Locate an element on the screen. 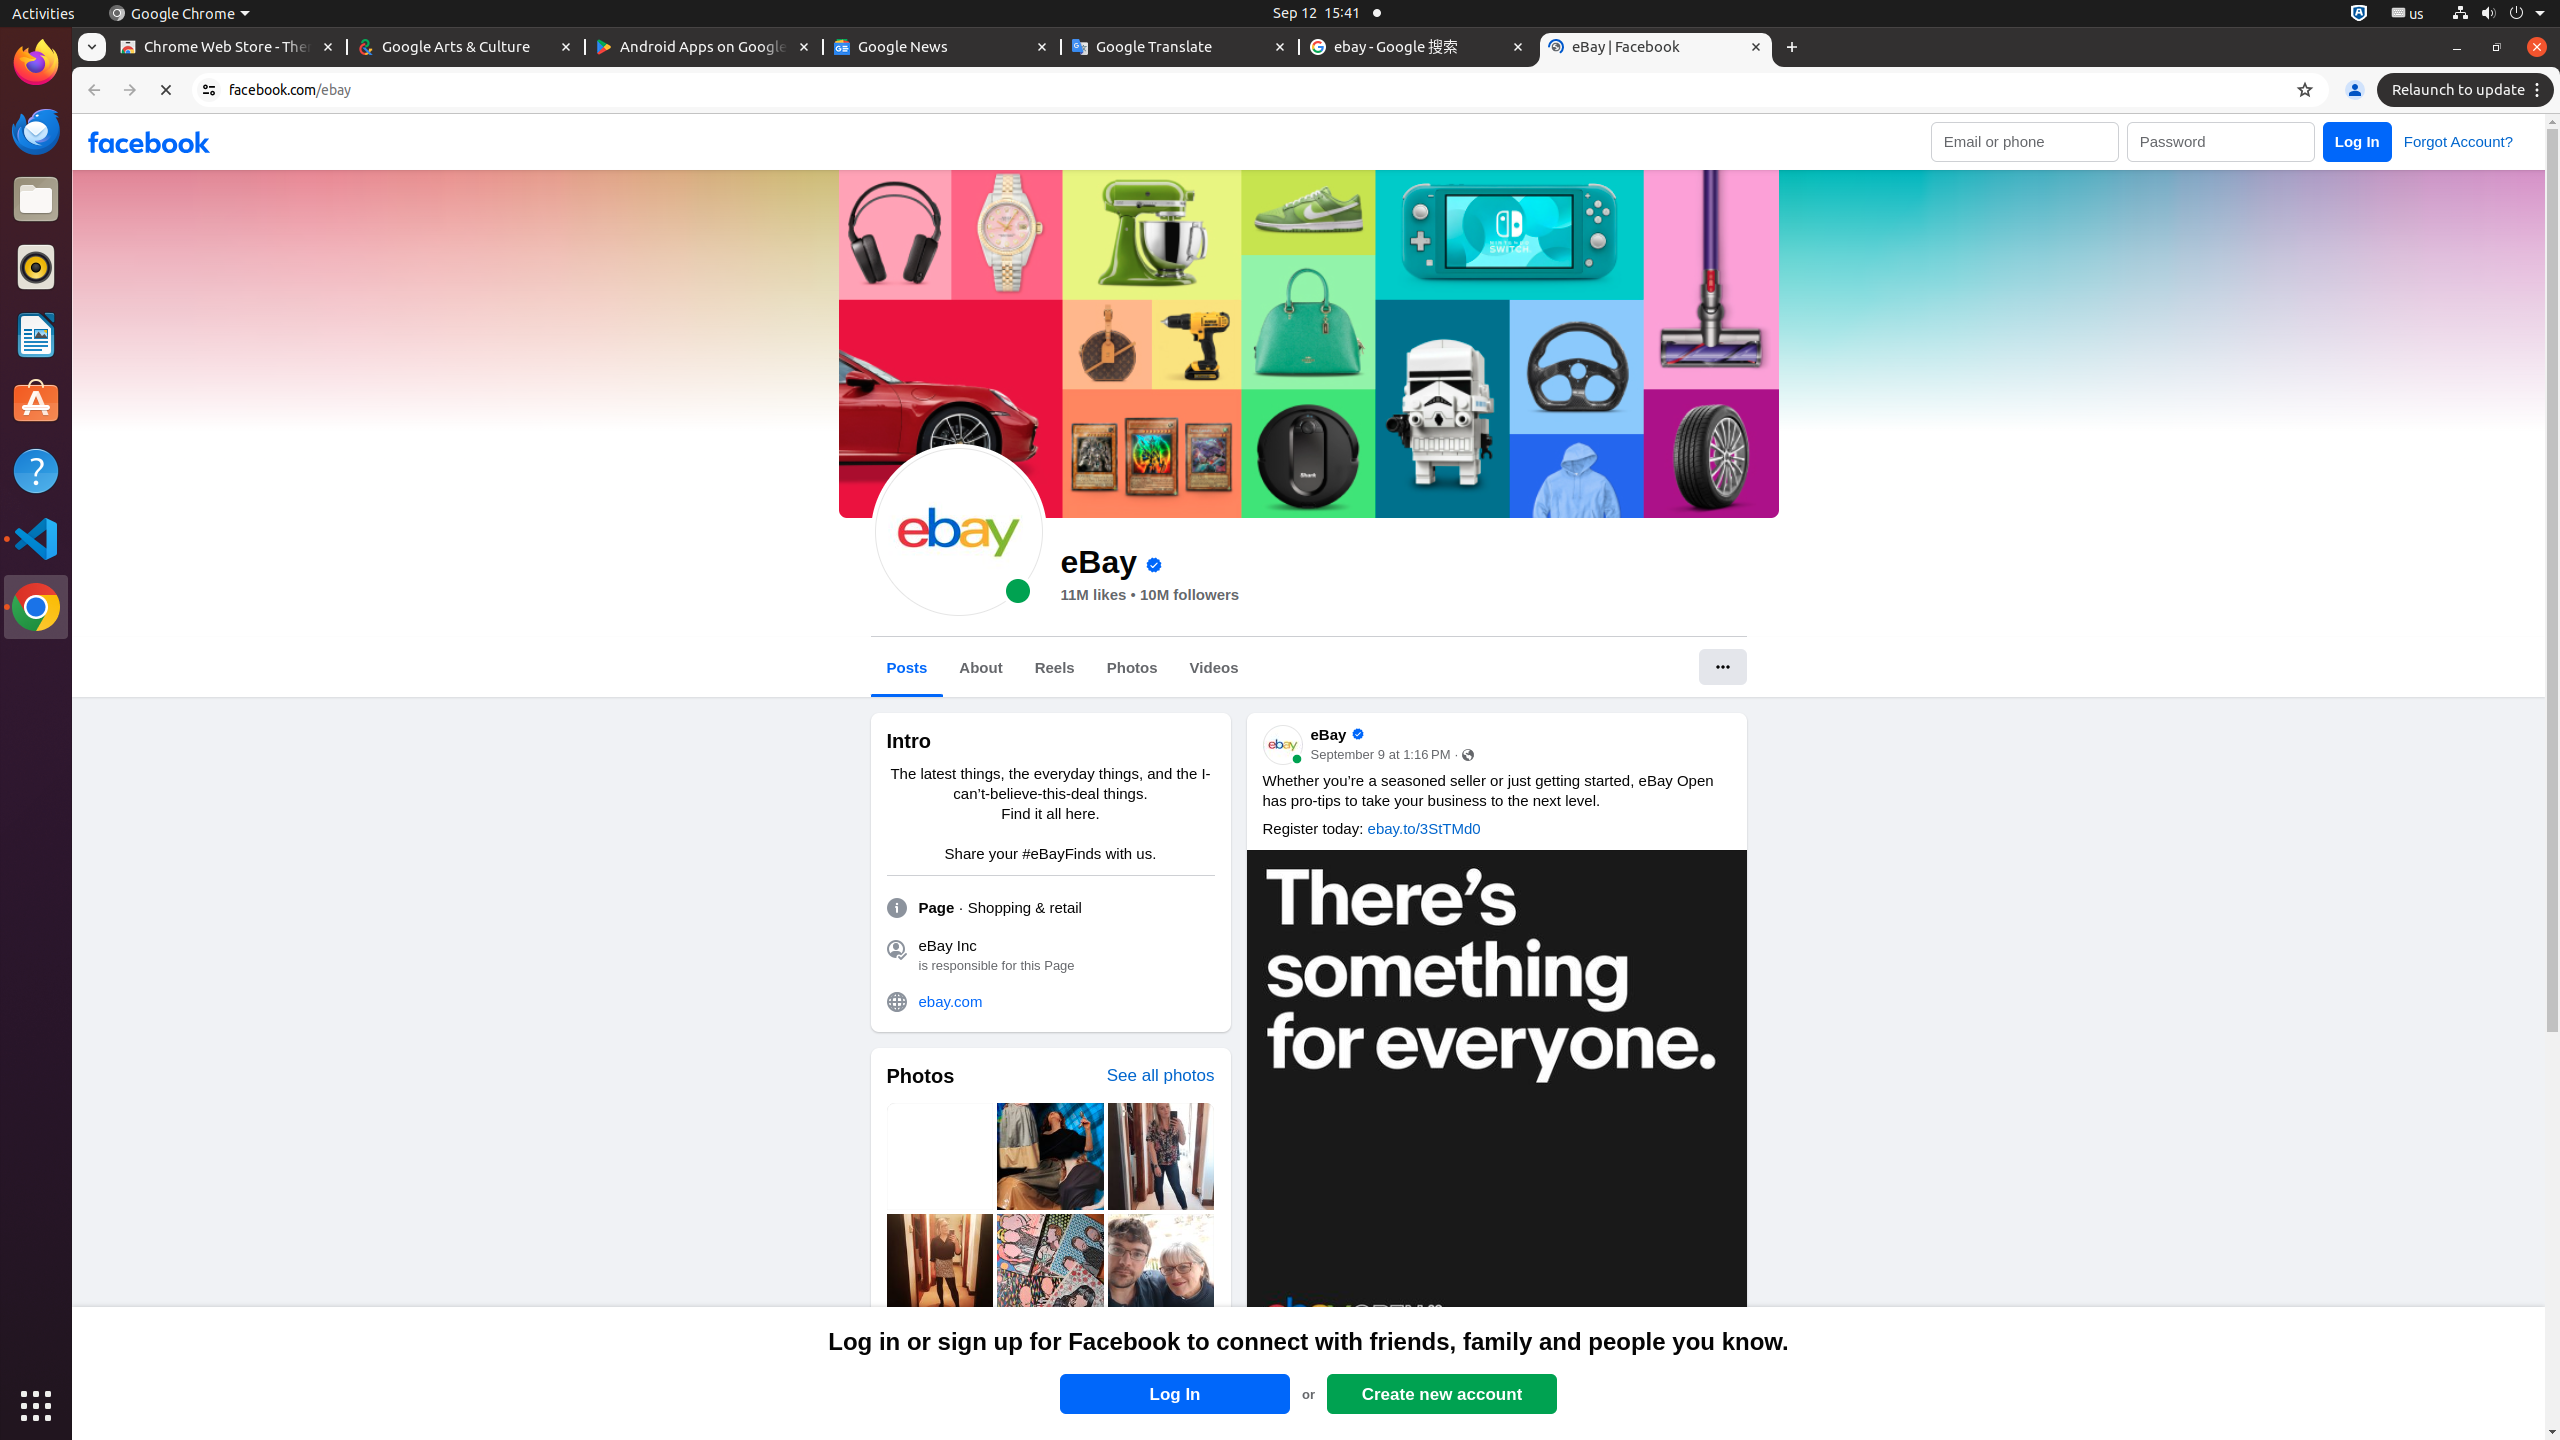 This screenshot has height=1440, width=2560. 'View site information' is located at coordinates (207, 89).